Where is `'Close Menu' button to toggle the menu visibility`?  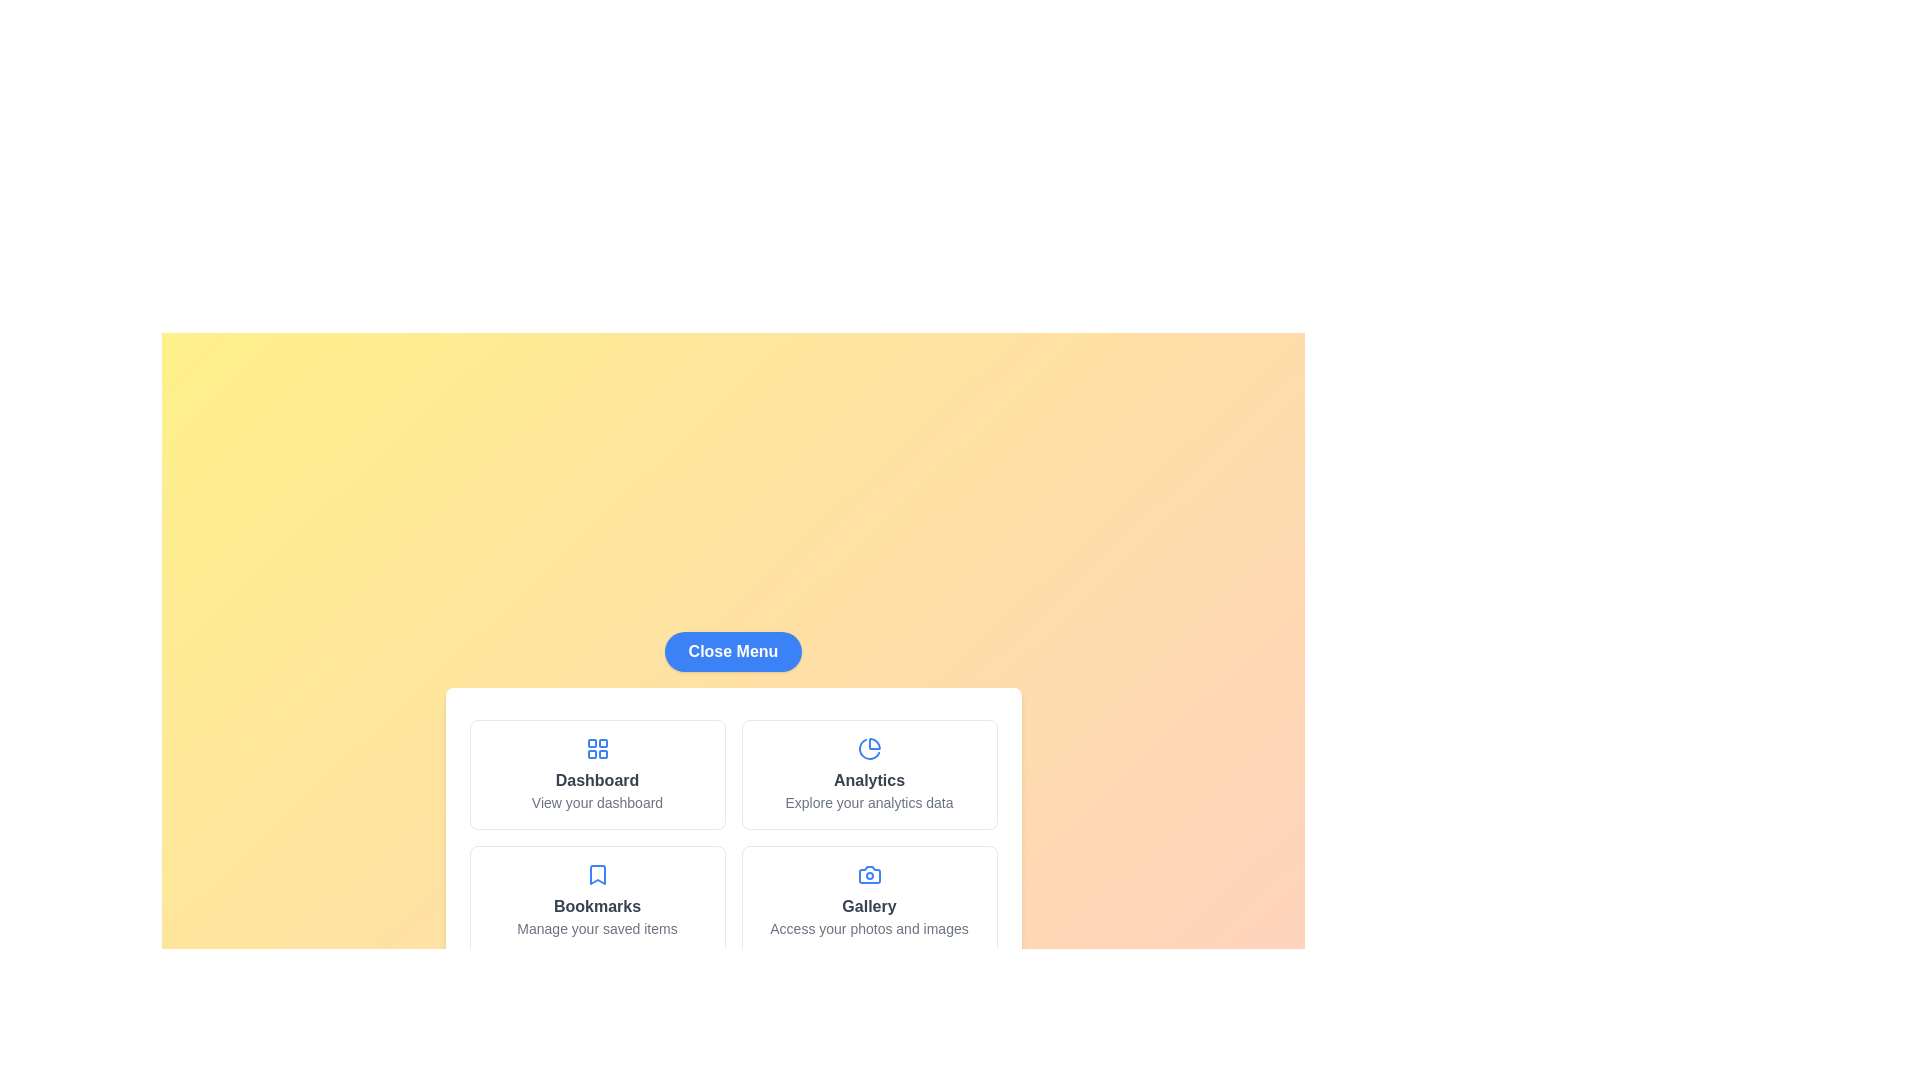 'Close Menu' button to toggle the menu visibility is located at coordinates (732, 651).